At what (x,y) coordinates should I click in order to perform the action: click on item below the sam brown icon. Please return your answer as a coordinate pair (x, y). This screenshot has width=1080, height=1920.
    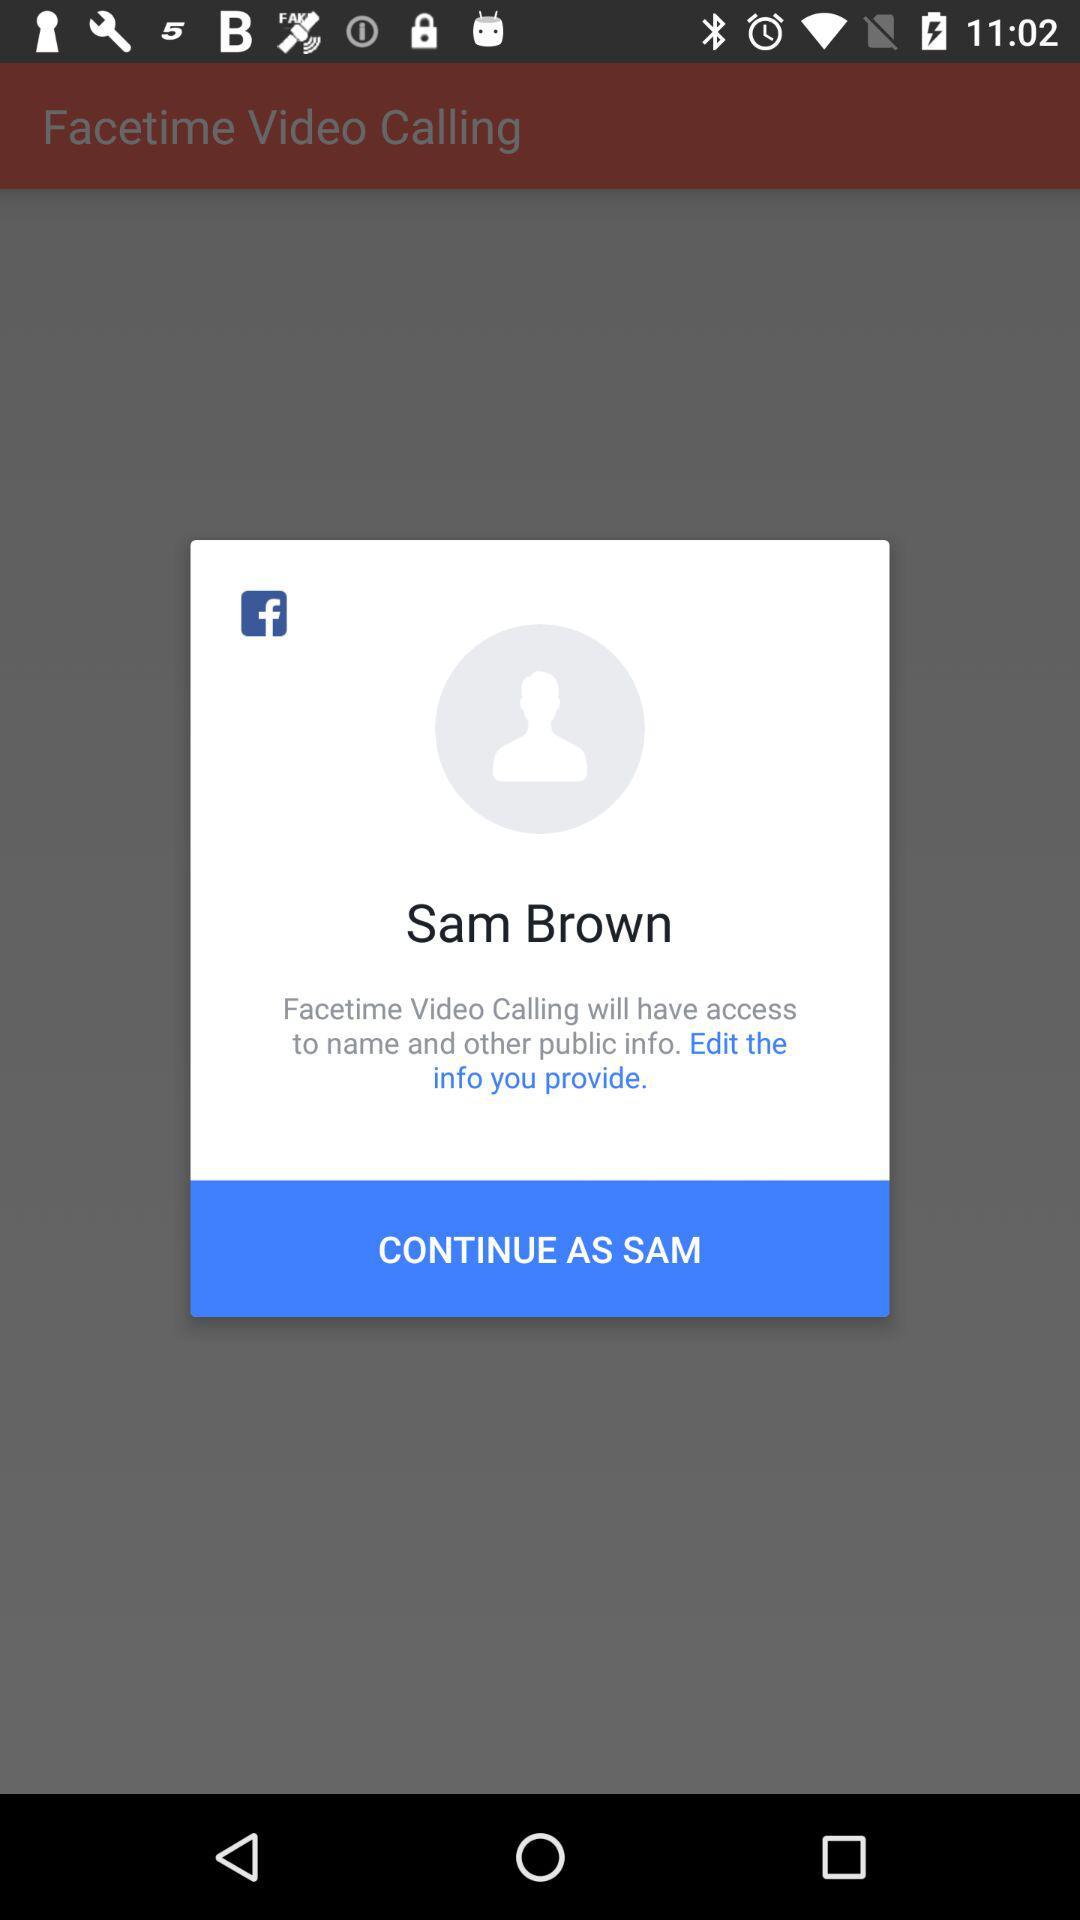
    Looking at the image, I should click on (540, 1041).